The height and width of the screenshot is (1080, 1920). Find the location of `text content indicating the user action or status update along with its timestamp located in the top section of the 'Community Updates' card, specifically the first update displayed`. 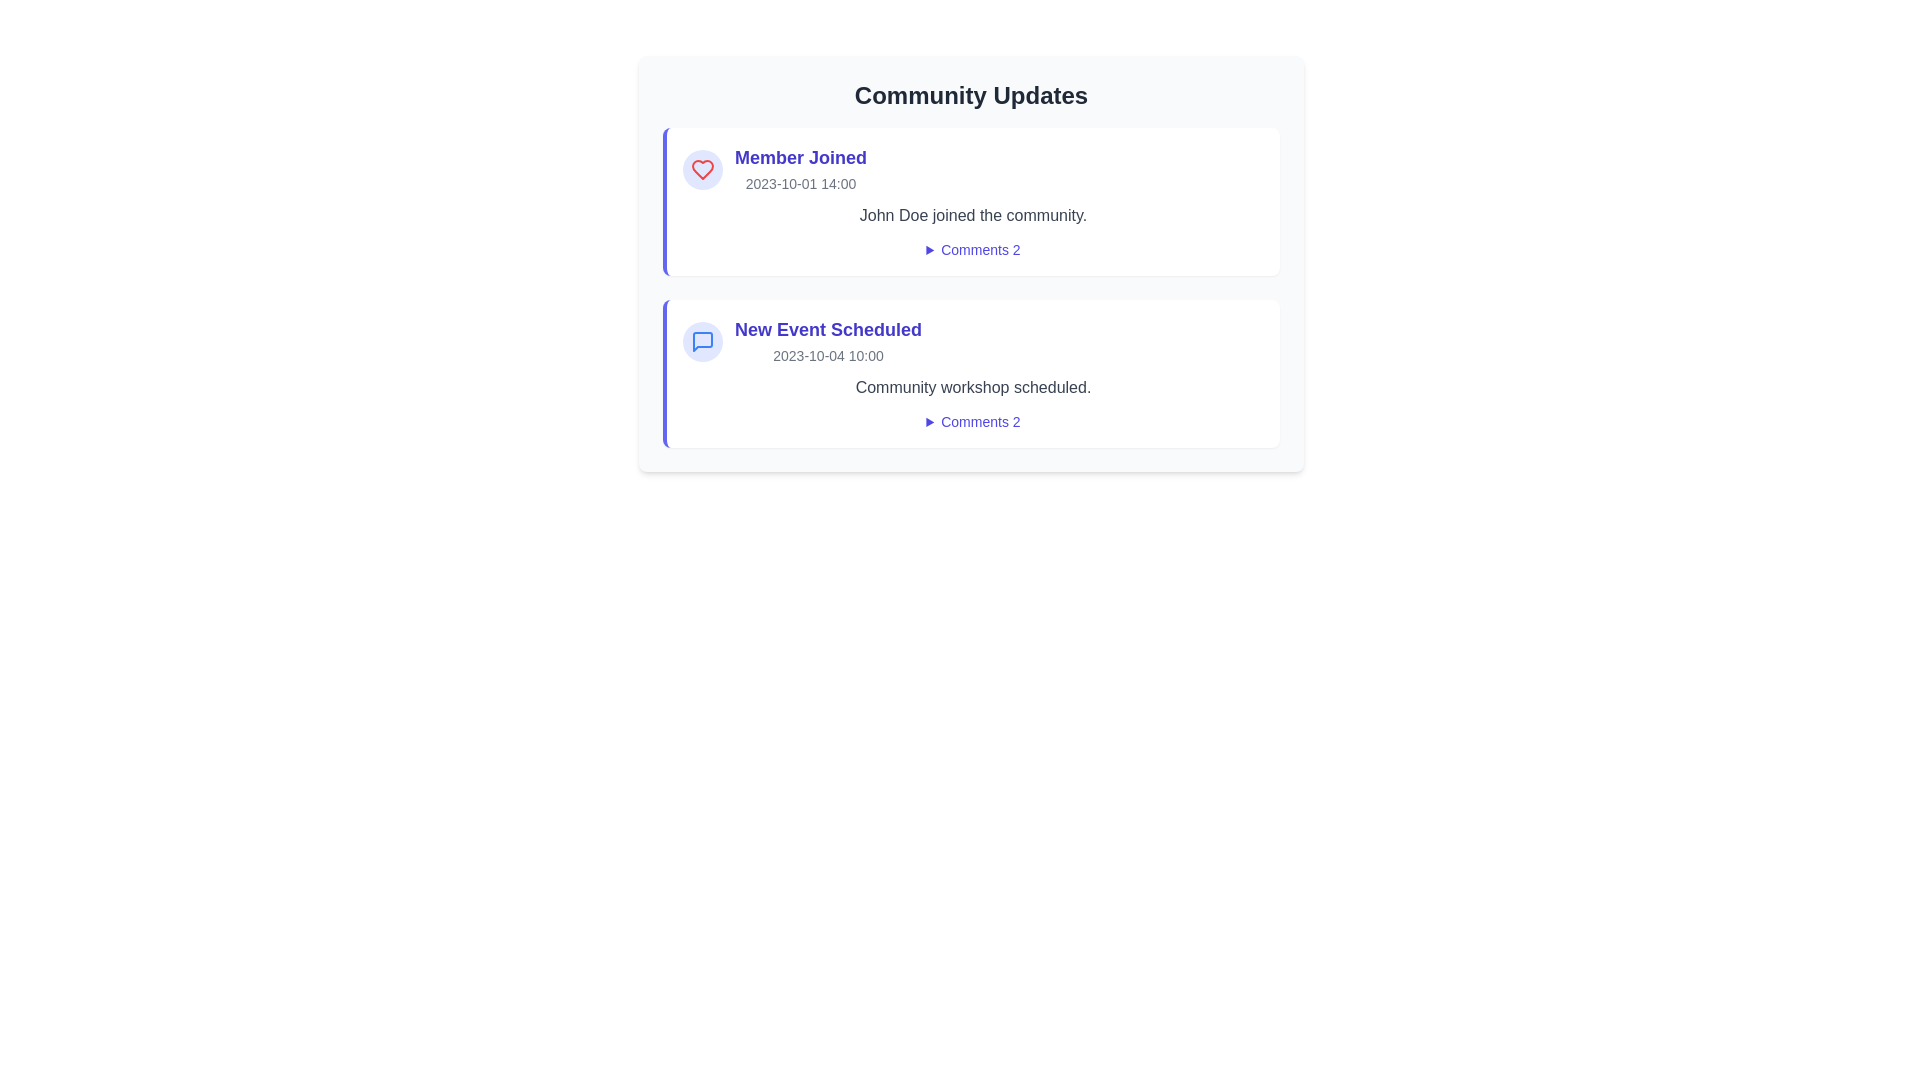

text content indicating the user action or status update along with its timestamp located in the top section of the 'Community Updates' card, specifically the first update displayed is located at coordinates (801, 168).